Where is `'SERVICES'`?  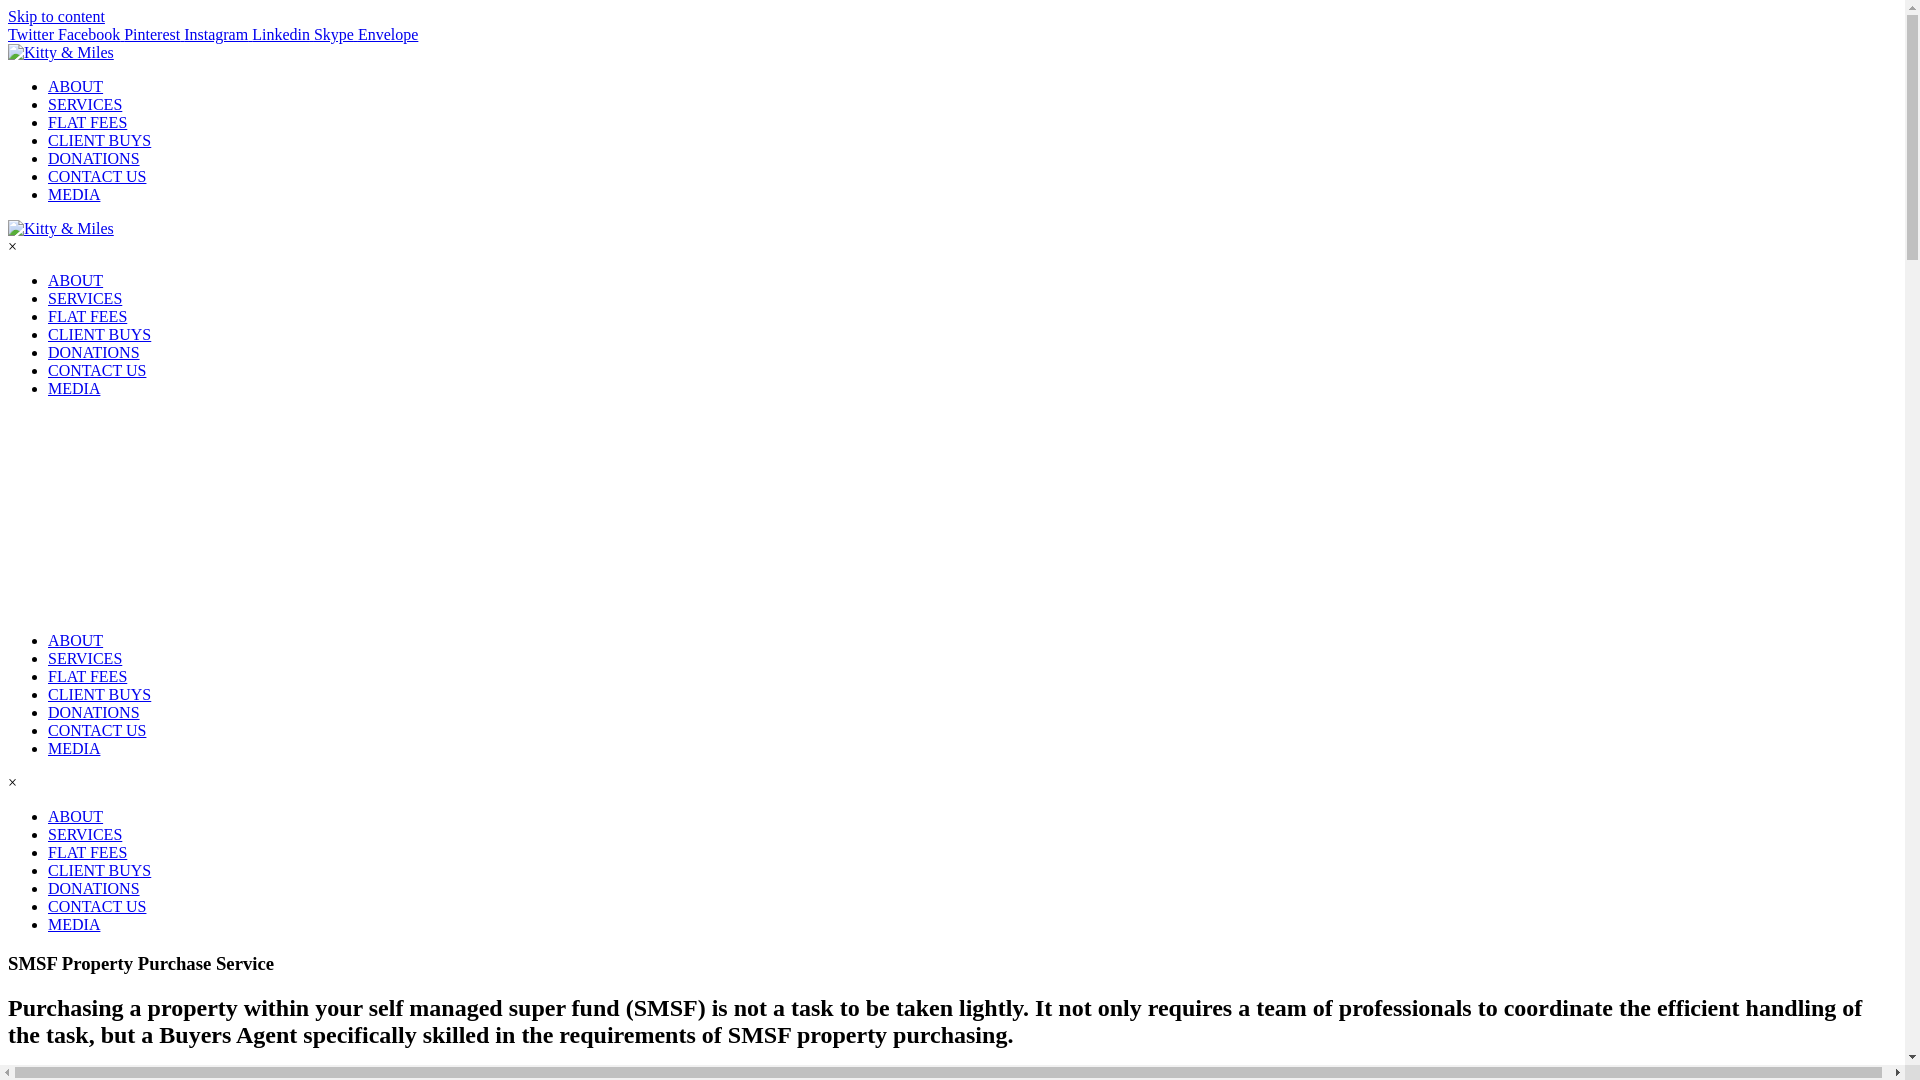
'SERVICES' is located at coordinates (825, 92).